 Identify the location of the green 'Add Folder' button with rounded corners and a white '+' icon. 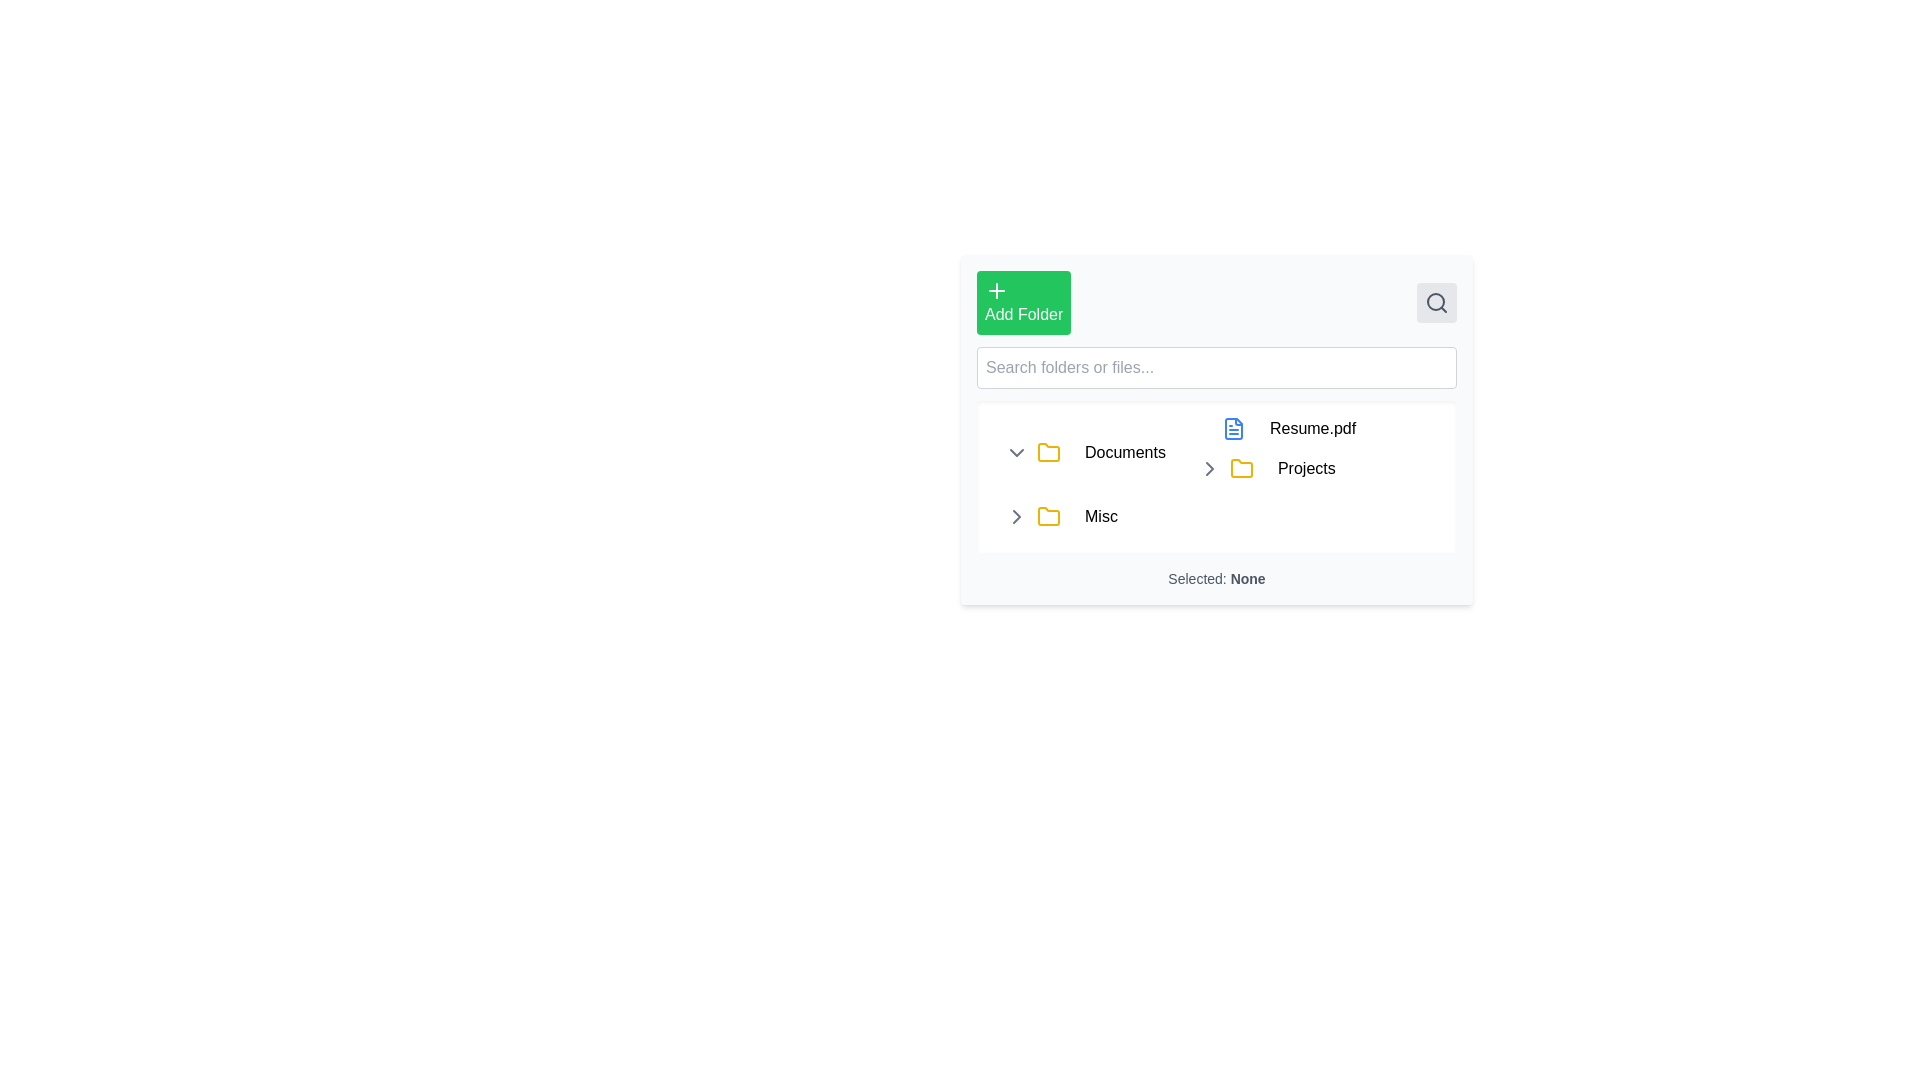
(1023, 303).